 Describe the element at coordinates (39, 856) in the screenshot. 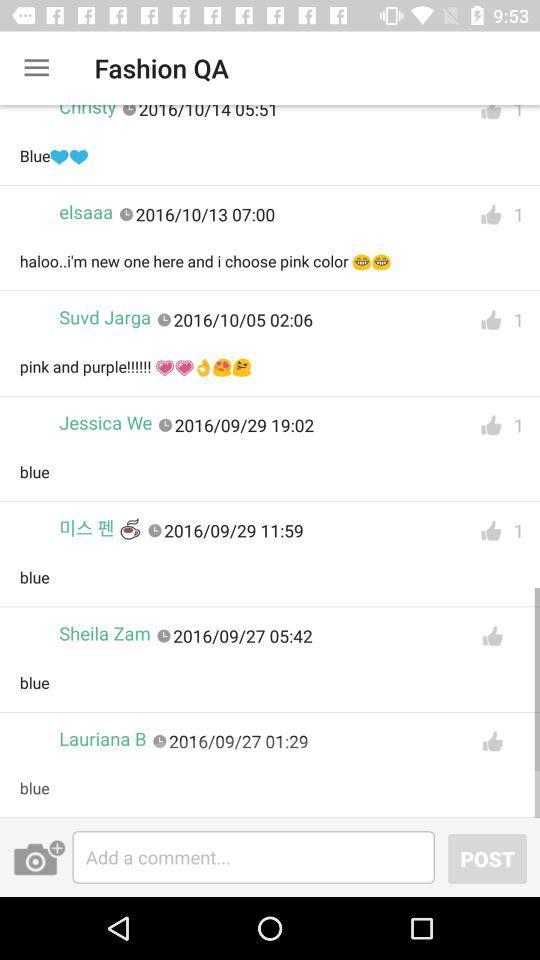

I see `item below blue icon` at that location.